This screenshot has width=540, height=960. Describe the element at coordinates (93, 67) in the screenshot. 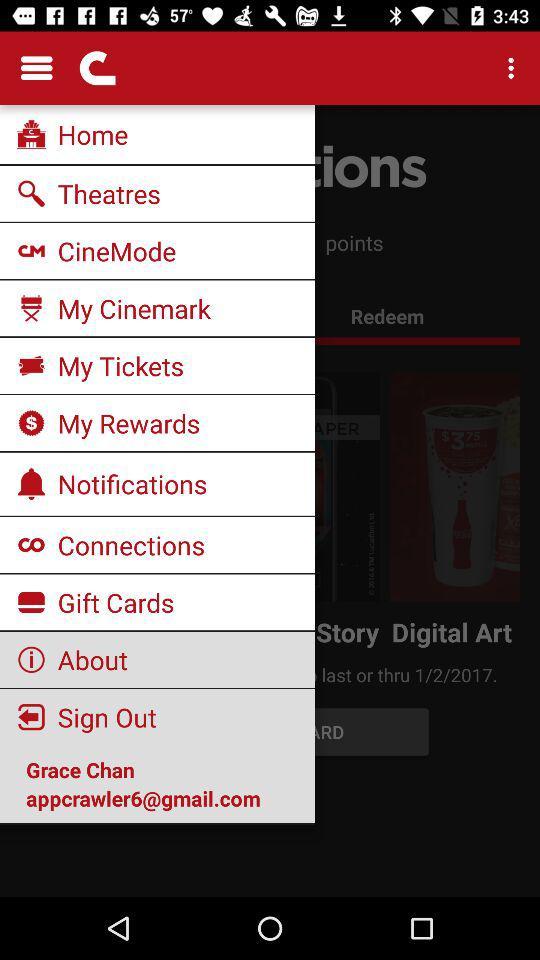

I see `the second icon which is at the top left` at that location.